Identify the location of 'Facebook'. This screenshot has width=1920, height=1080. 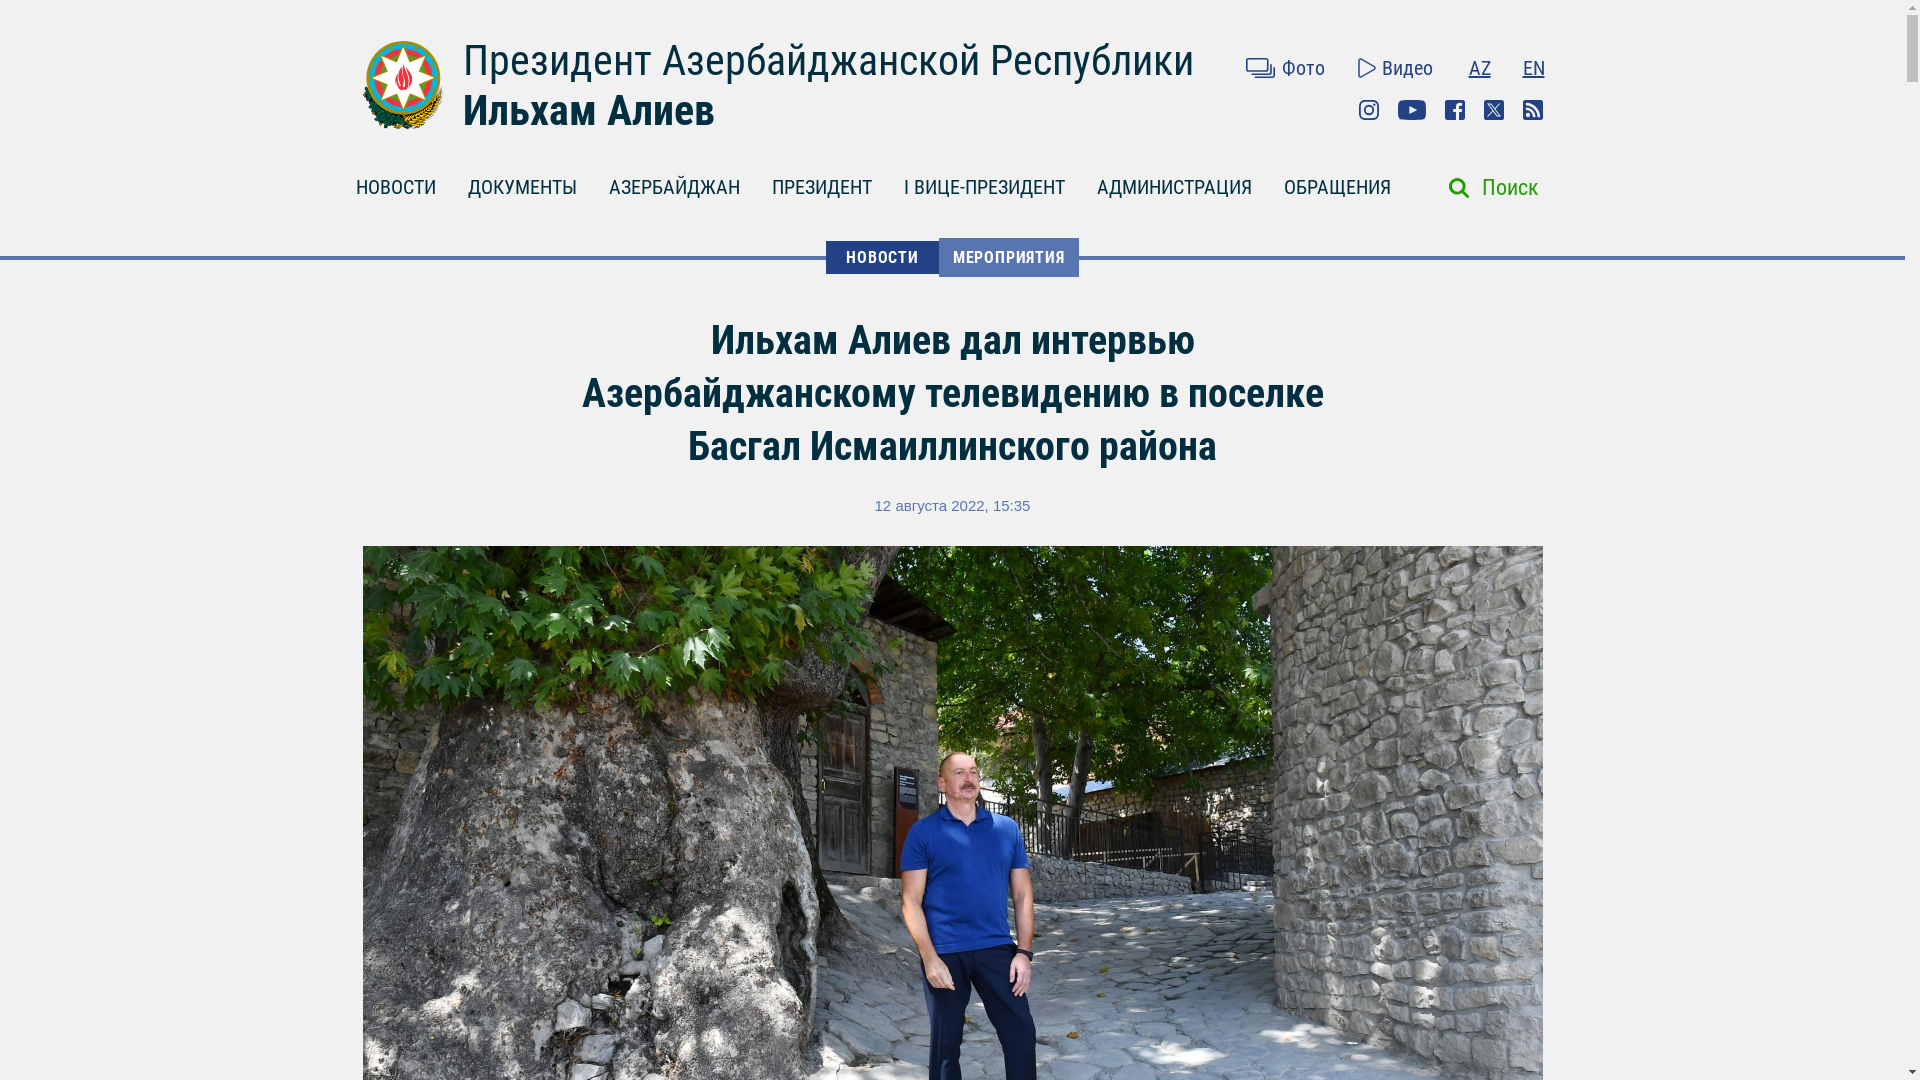
(1454, 110).